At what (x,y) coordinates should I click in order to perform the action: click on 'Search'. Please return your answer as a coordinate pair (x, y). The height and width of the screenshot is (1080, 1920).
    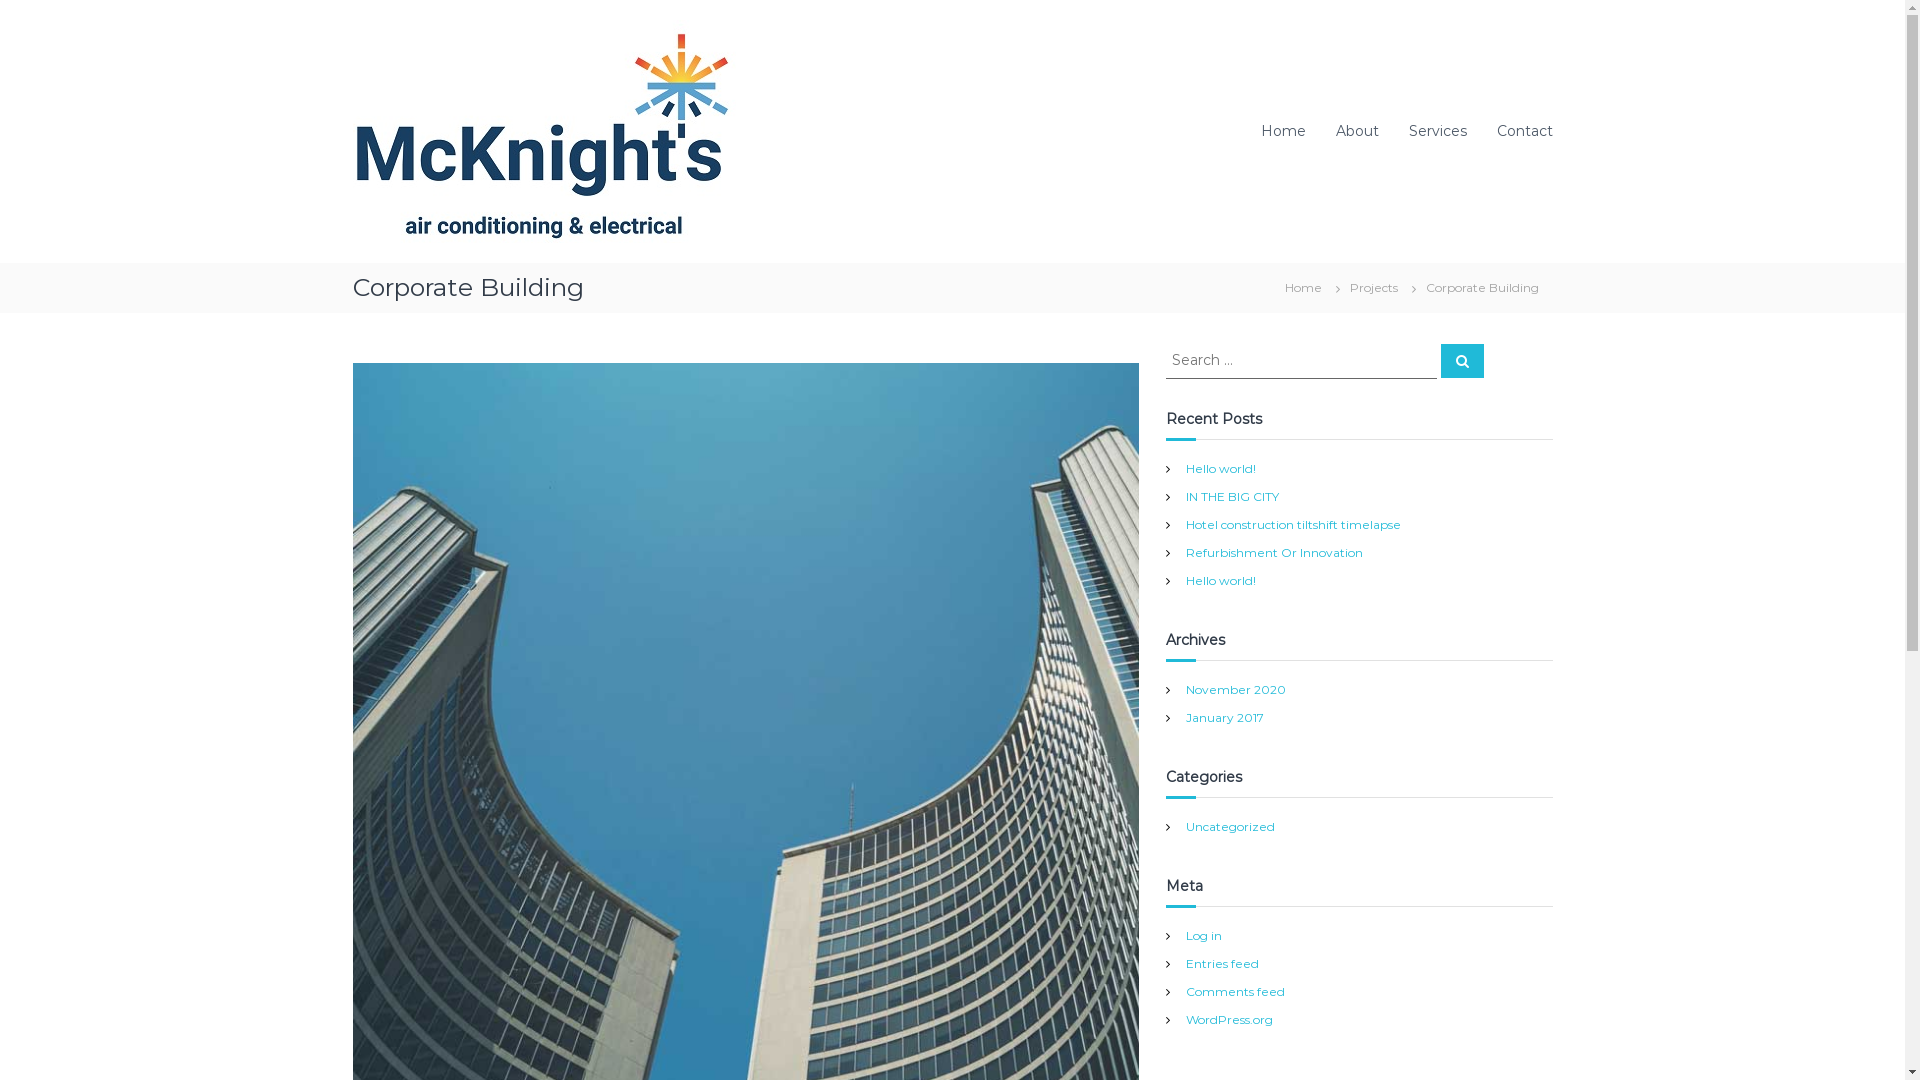
    Looking at the image, I should click on (1461, 361).